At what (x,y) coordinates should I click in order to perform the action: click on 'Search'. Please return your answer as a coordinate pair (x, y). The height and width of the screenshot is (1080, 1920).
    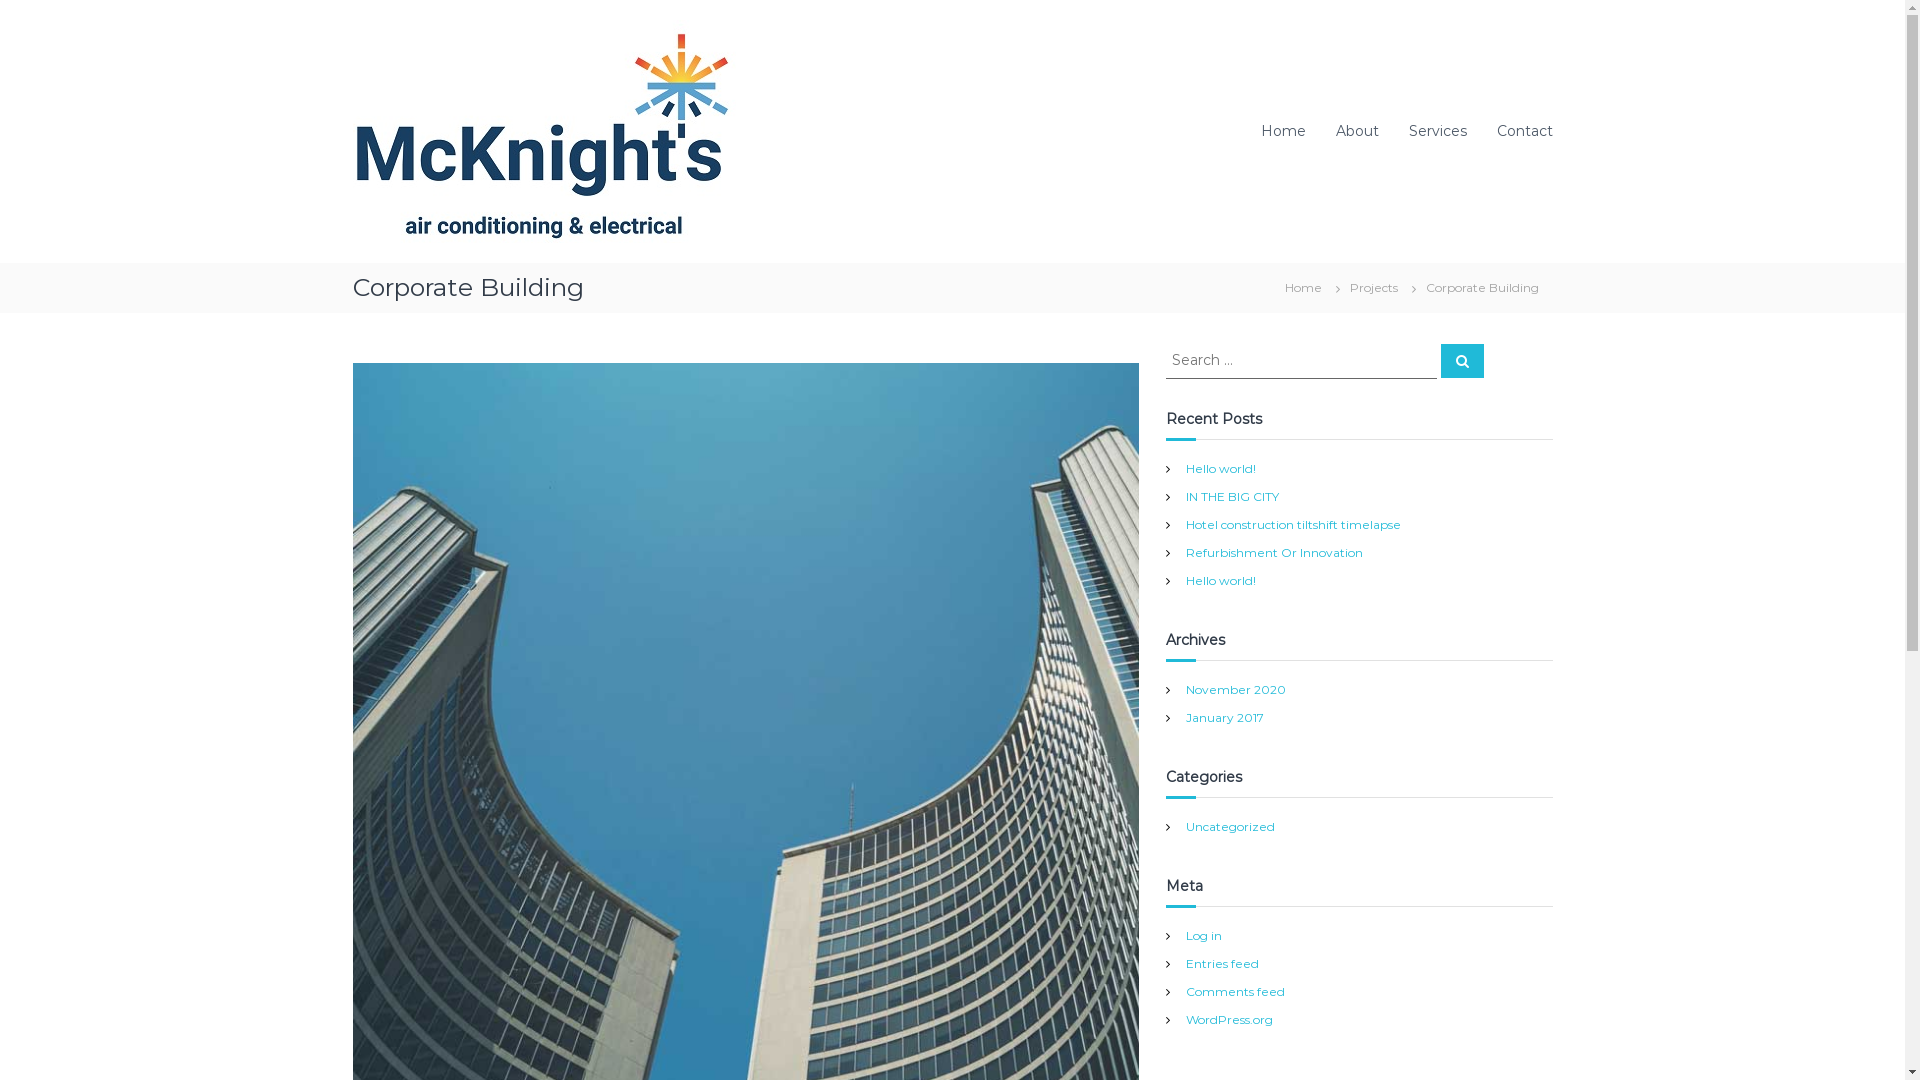
    Looking at the image, I should click on (1461, 361).